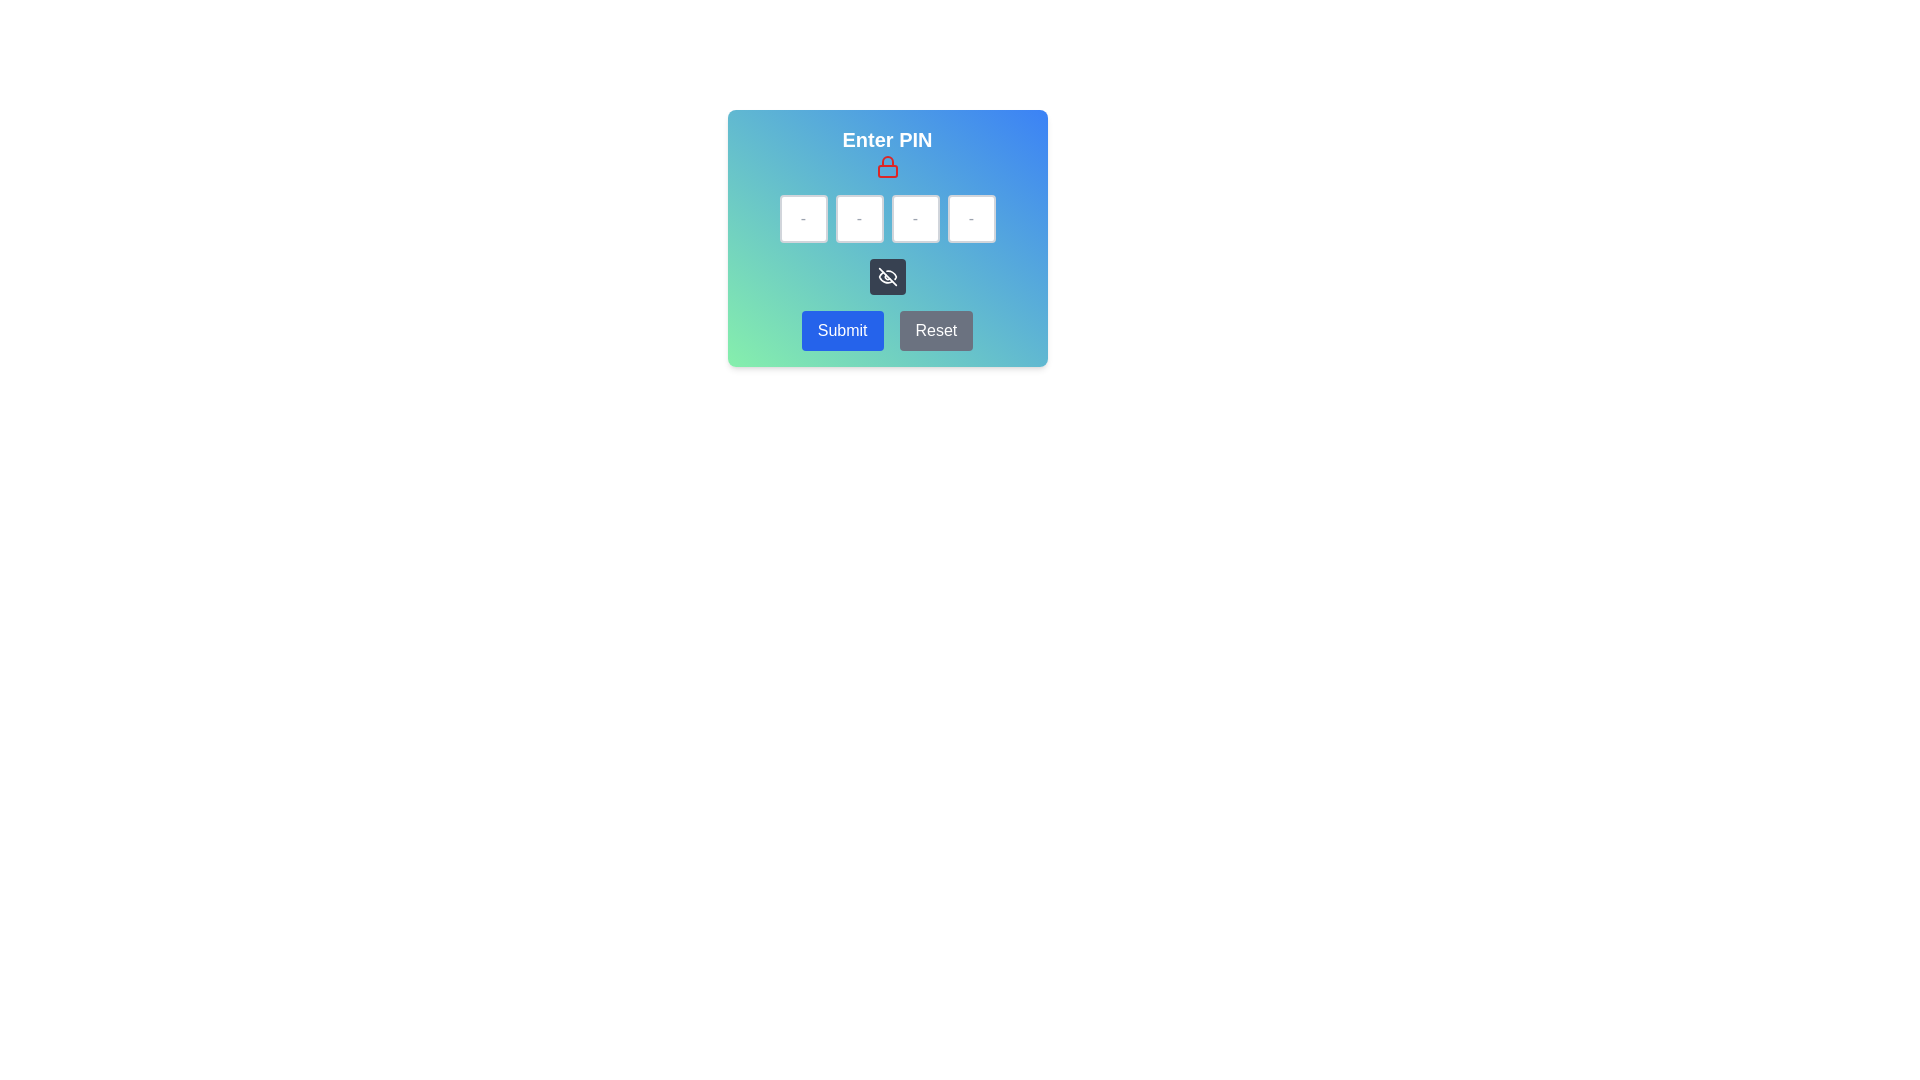 The width and height of the screenshot is (1920, 1080). Describe the element at coordinates (935, 329) in the screenshot. I see `the 'Reset' button with a gray background and rounded corners` at that location.